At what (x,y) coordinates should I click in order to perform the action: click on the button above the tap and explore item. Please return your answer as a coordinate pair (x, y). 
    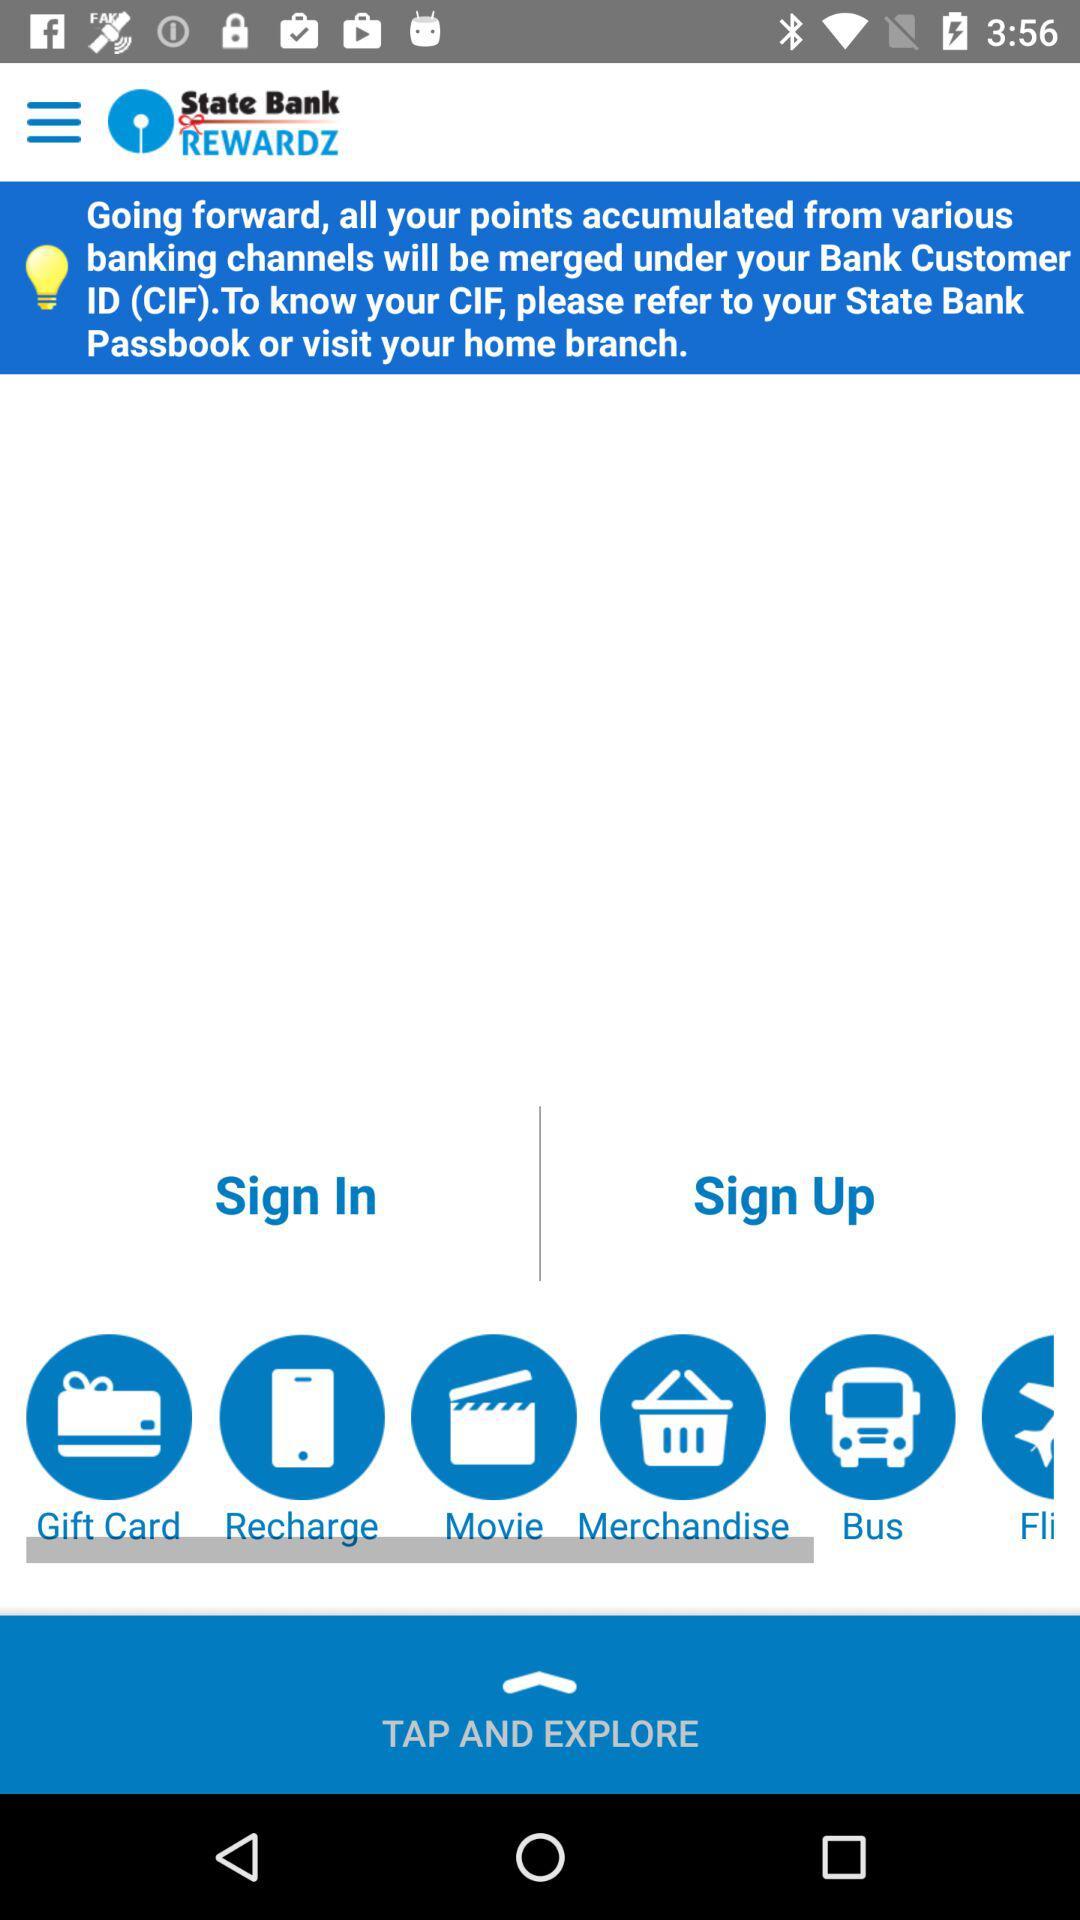
    Looking at the image, I should click on (871, 1441).